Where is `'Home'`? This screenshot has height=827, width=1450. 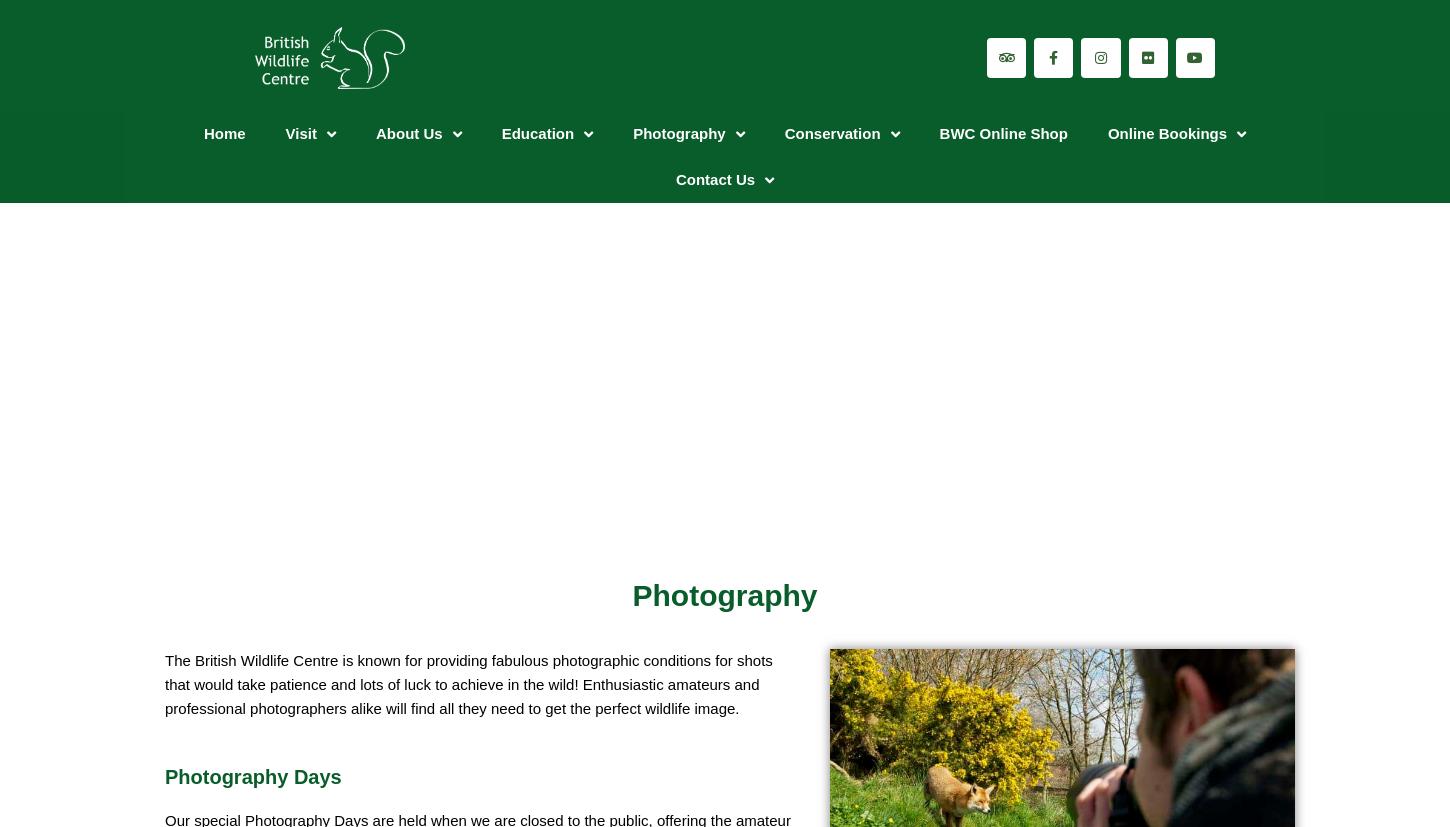 'Home' is located at coordinates (223, 133).